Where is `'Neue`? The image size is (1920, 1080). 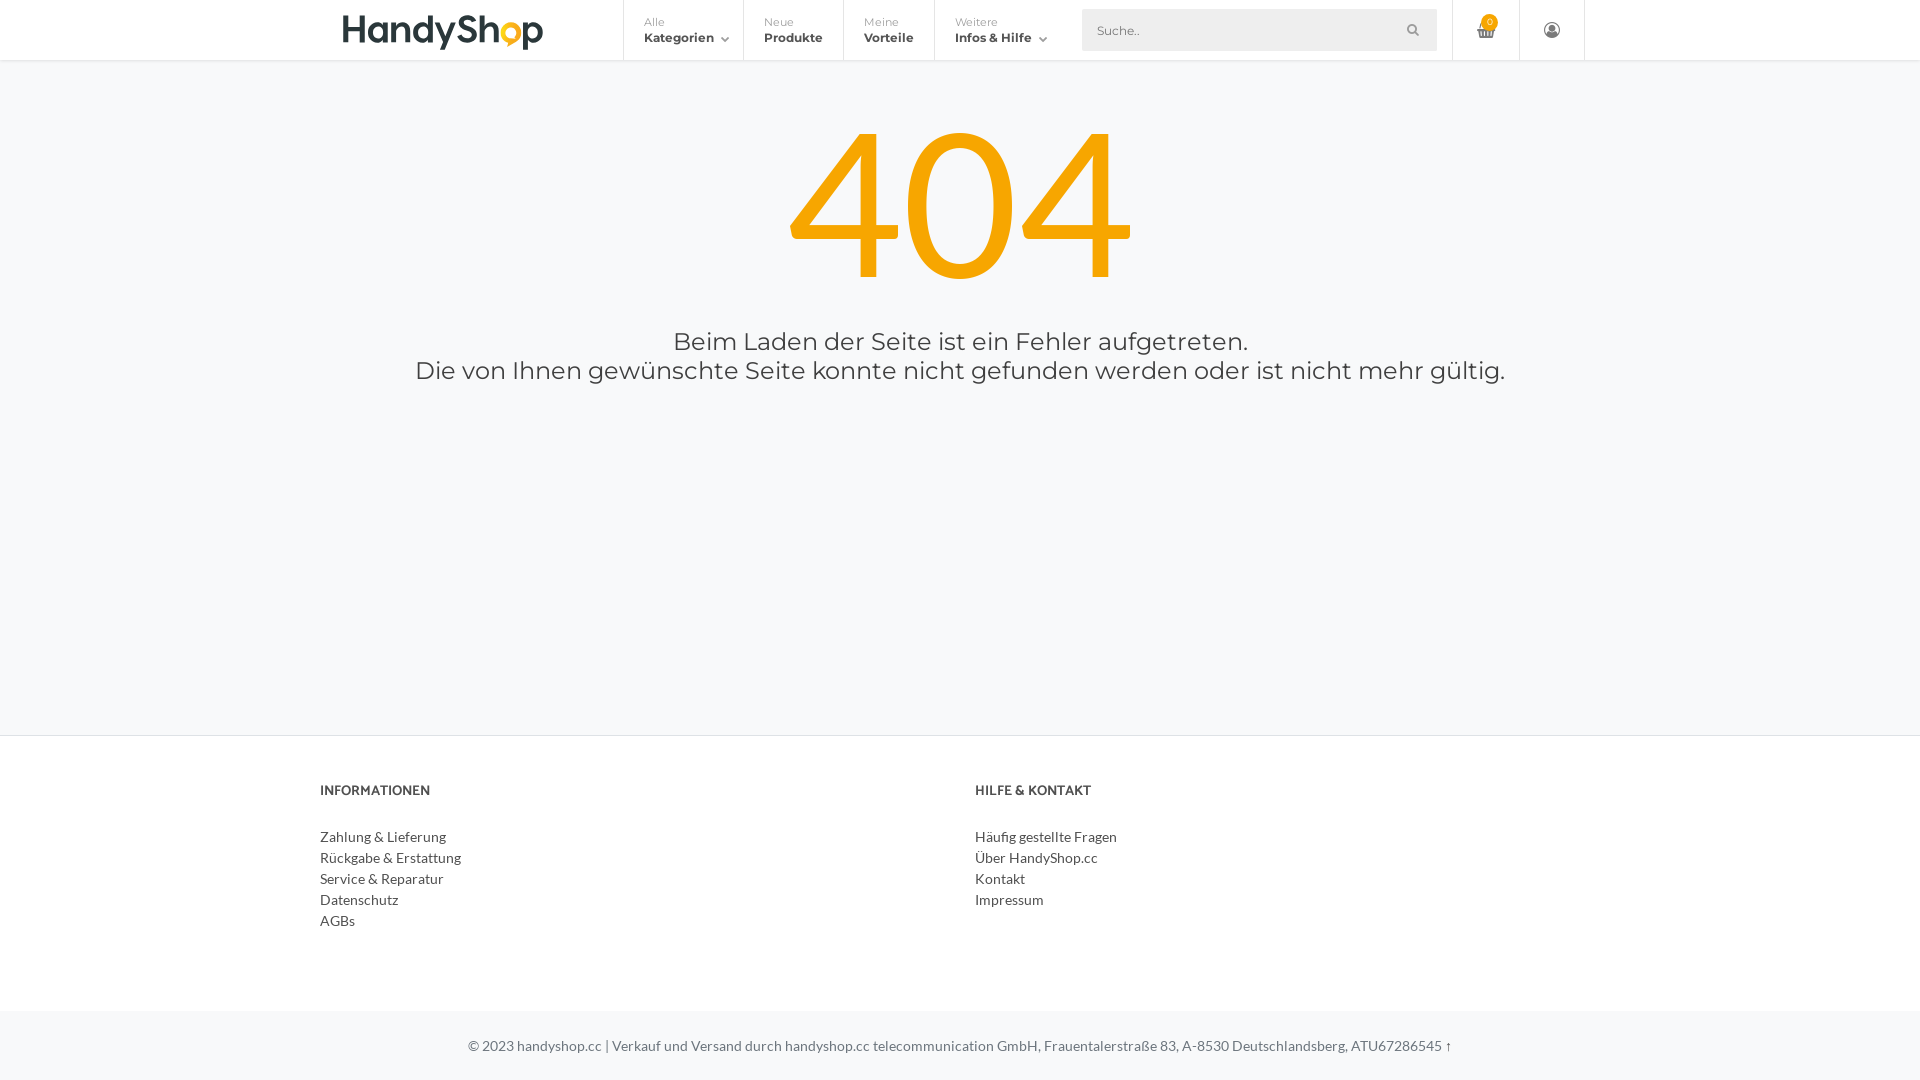
'Neue is located at coordinates (791, 30).